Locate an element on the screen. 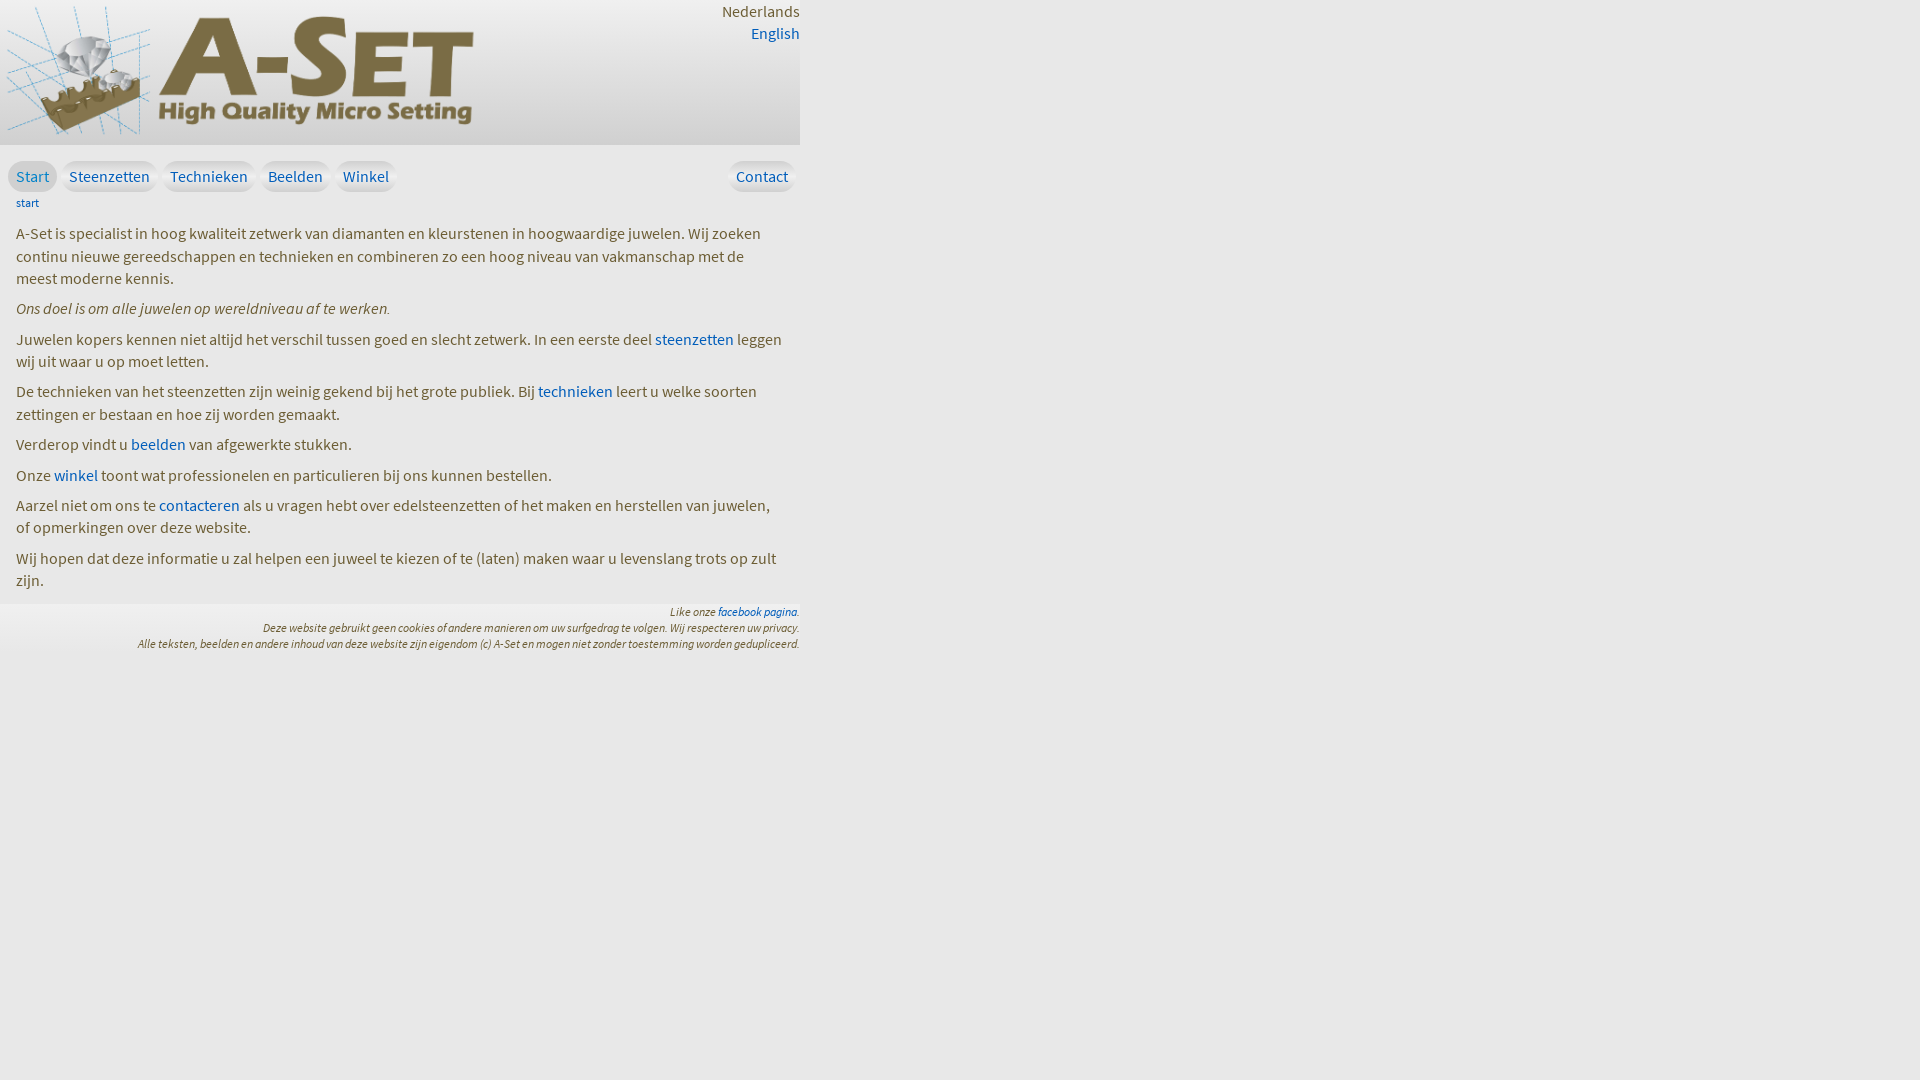  'Start' is located at coordinates (32, 175).